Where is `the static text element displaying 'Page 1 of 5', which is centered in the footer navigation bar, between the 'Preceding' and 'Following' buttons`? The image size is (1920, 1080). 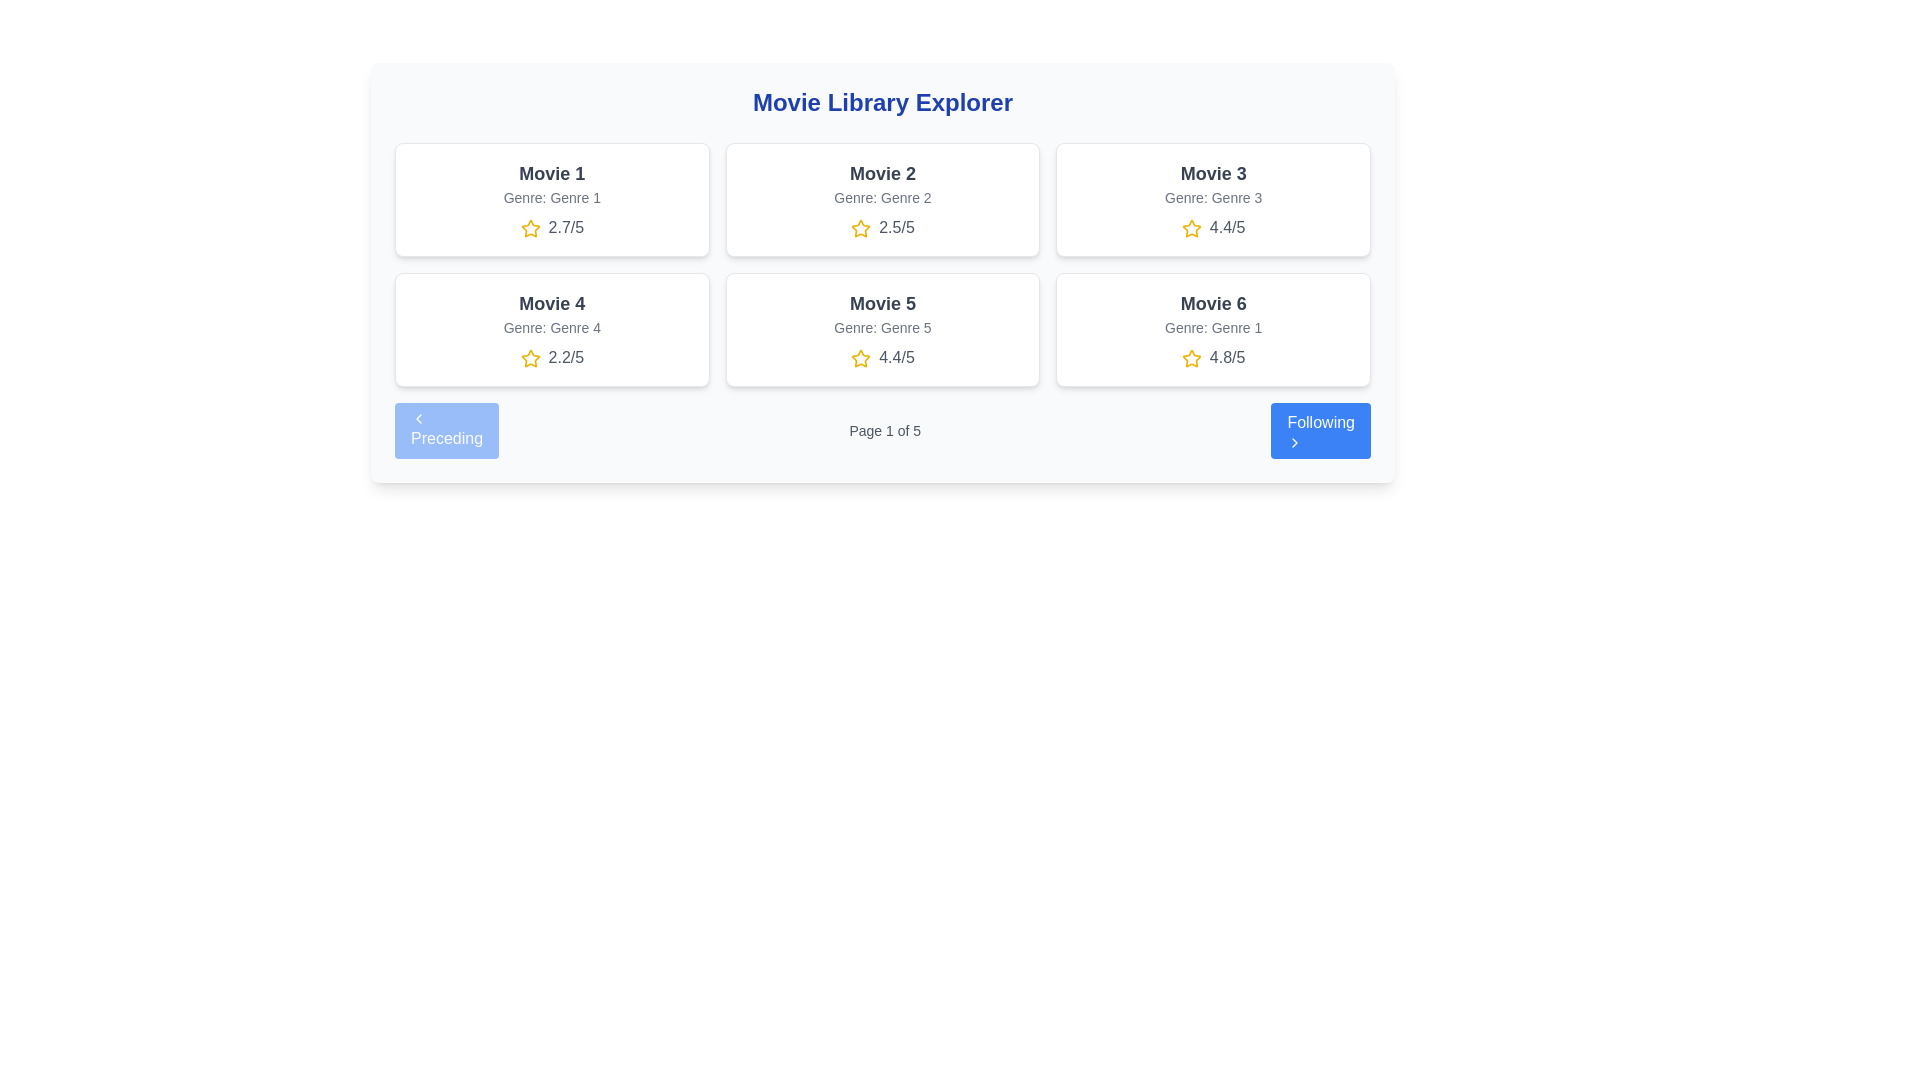
the static text element displaying 'Page 1 of 5', which is centered in the footer navigation bar, between the 'Preceding' and 'Following' buttons is located at coordinates (884, 430).